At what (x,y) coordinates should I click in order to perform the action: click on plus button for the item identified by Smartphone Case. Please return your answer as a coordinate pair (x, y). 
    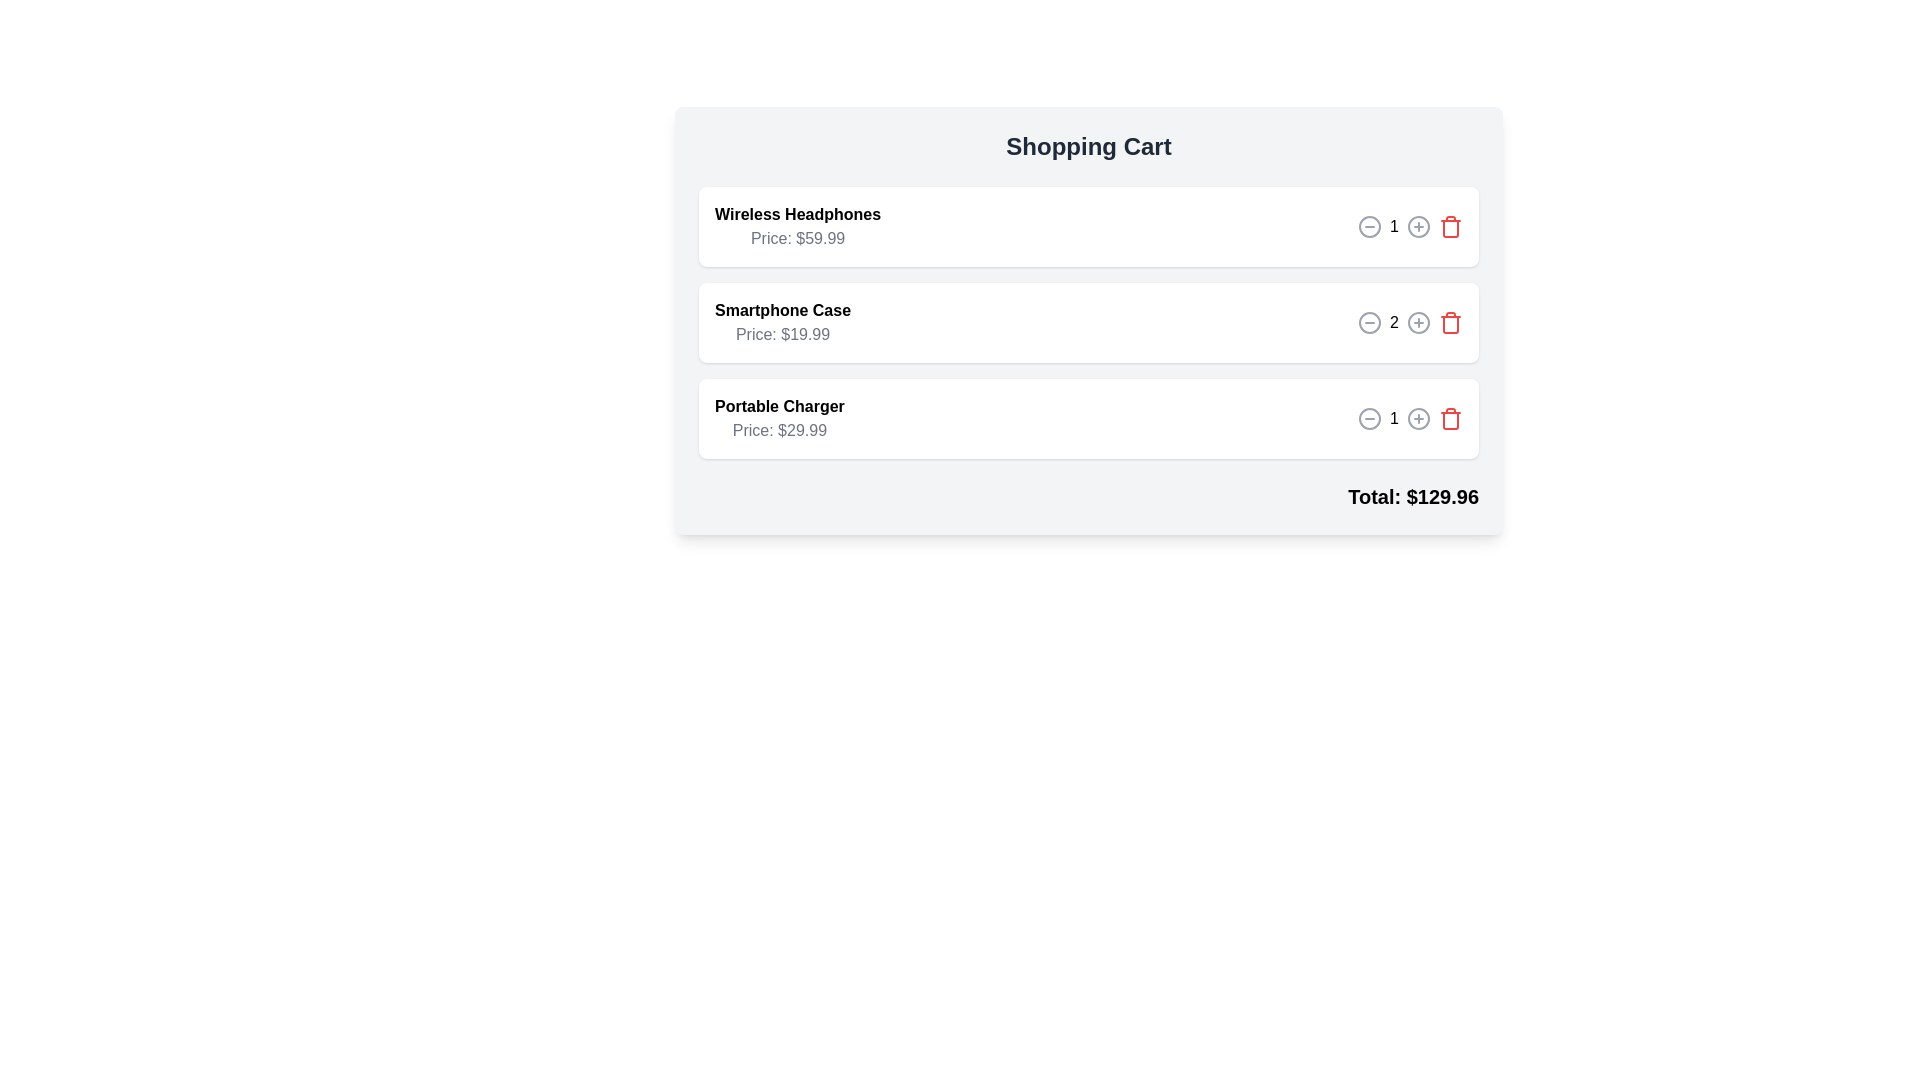
    Looking at the image, I should click on (1418, 322).